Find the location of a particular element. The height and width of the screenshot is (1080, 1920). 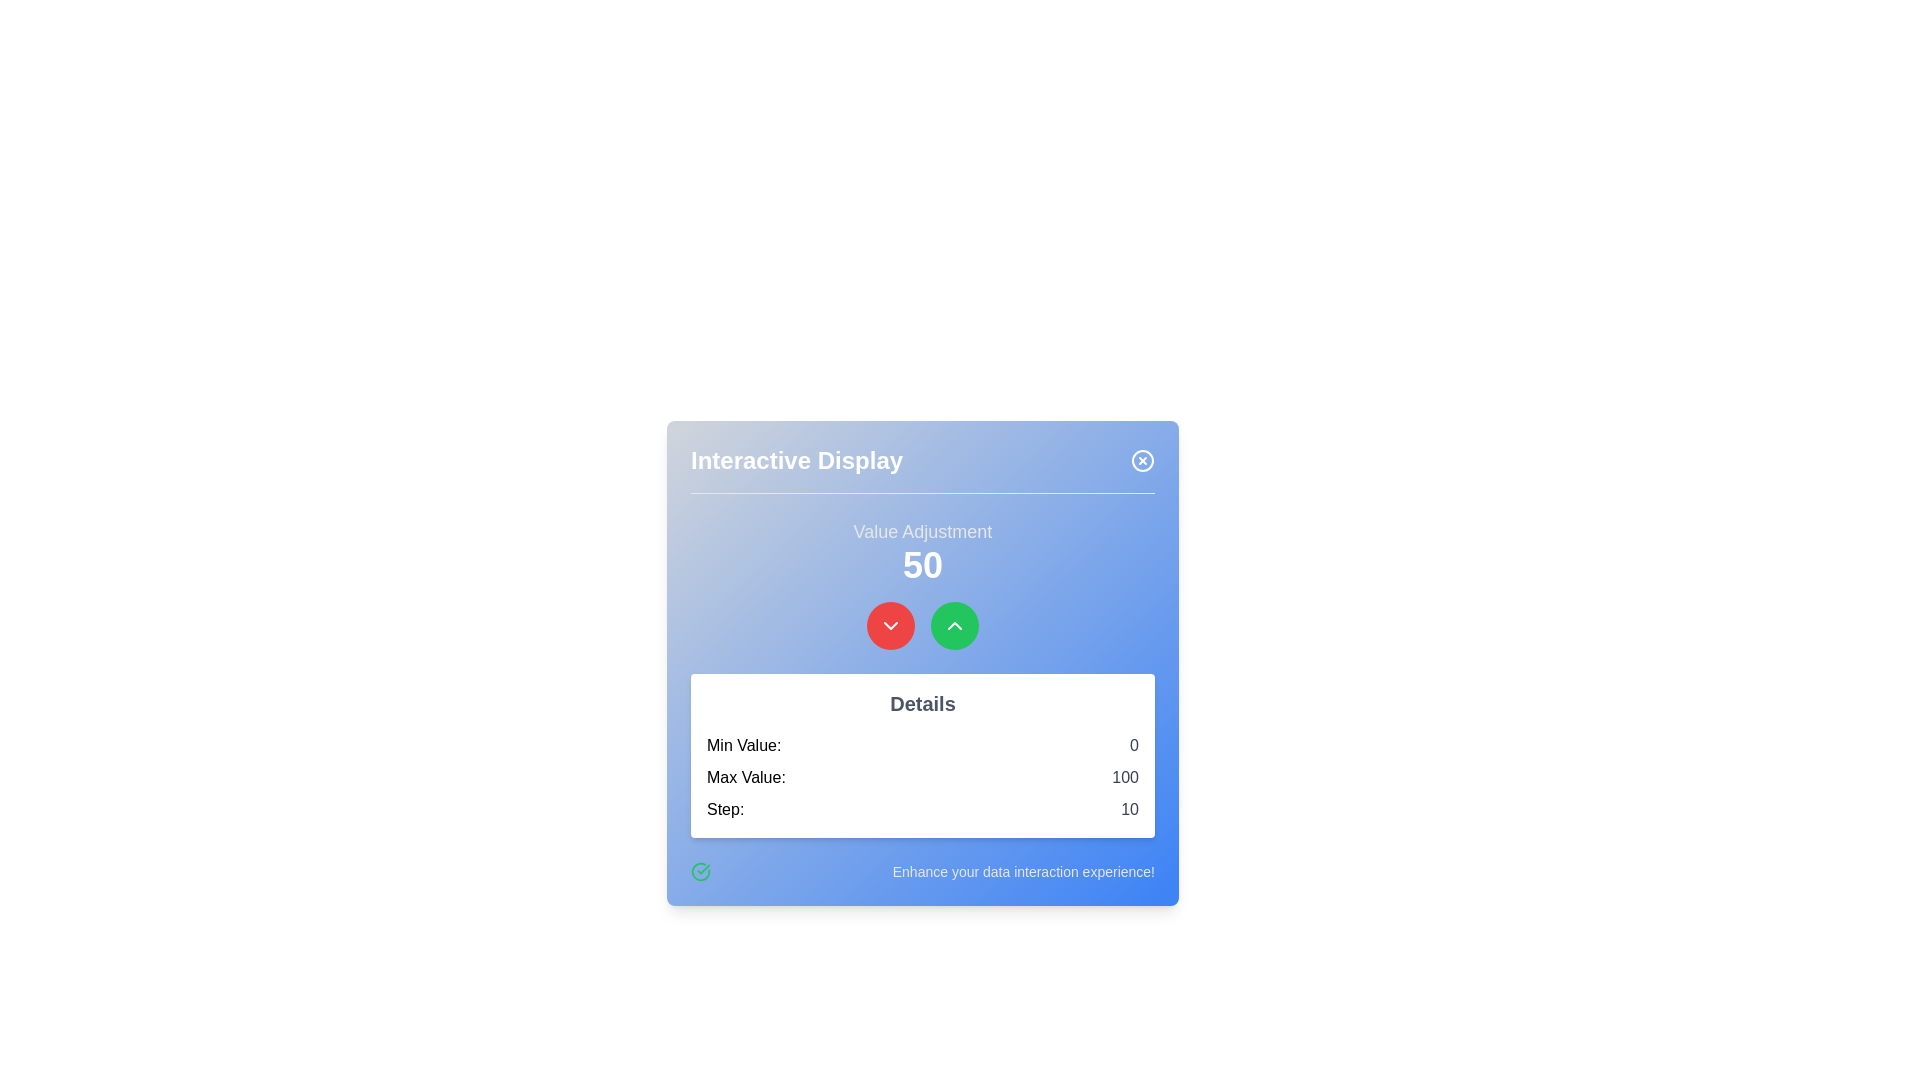

the bold, gray-colored label displaying 'Value Adjustment', which is positioned centrally above the numeric value display of '50' is located at coordinates (921, 531).